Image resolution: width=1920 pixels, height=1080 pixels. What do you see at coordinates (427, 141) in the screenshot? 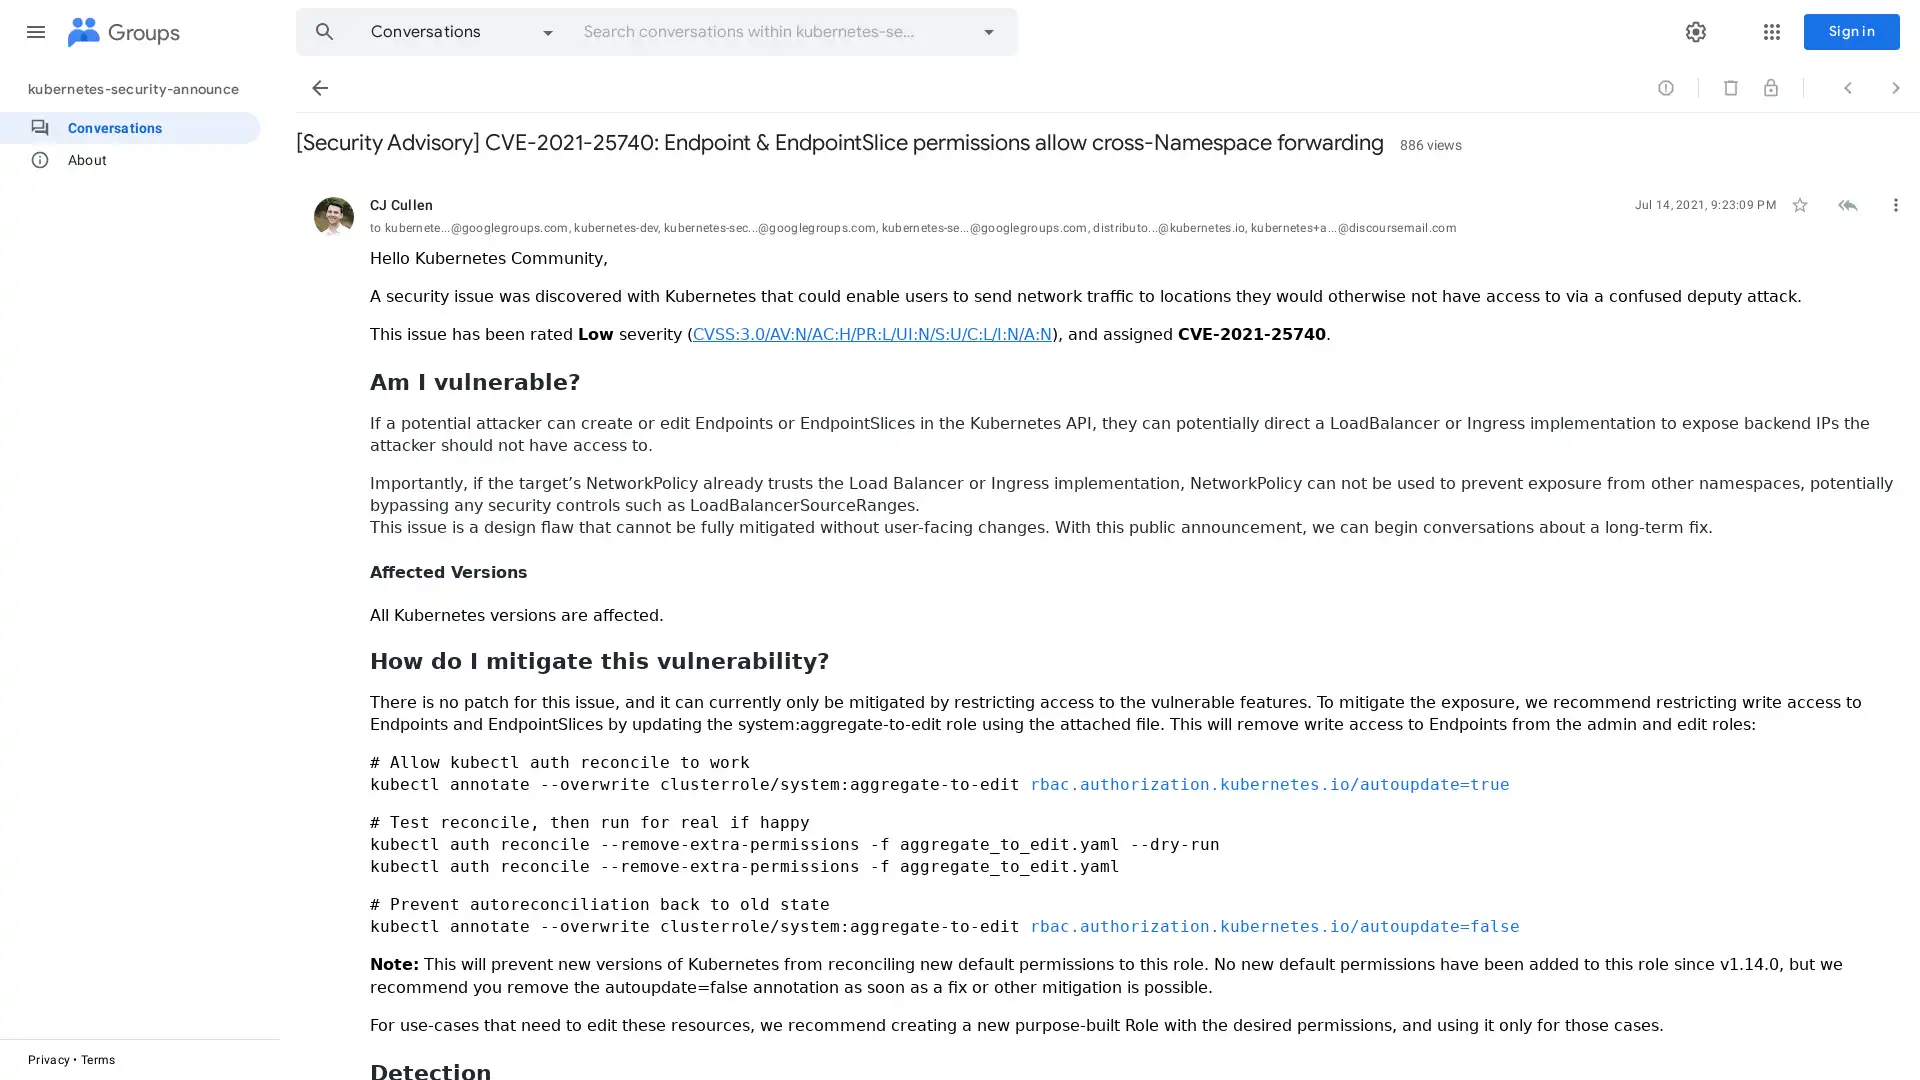
I see `Skip to first unread message` at bounding box center [427, 141].